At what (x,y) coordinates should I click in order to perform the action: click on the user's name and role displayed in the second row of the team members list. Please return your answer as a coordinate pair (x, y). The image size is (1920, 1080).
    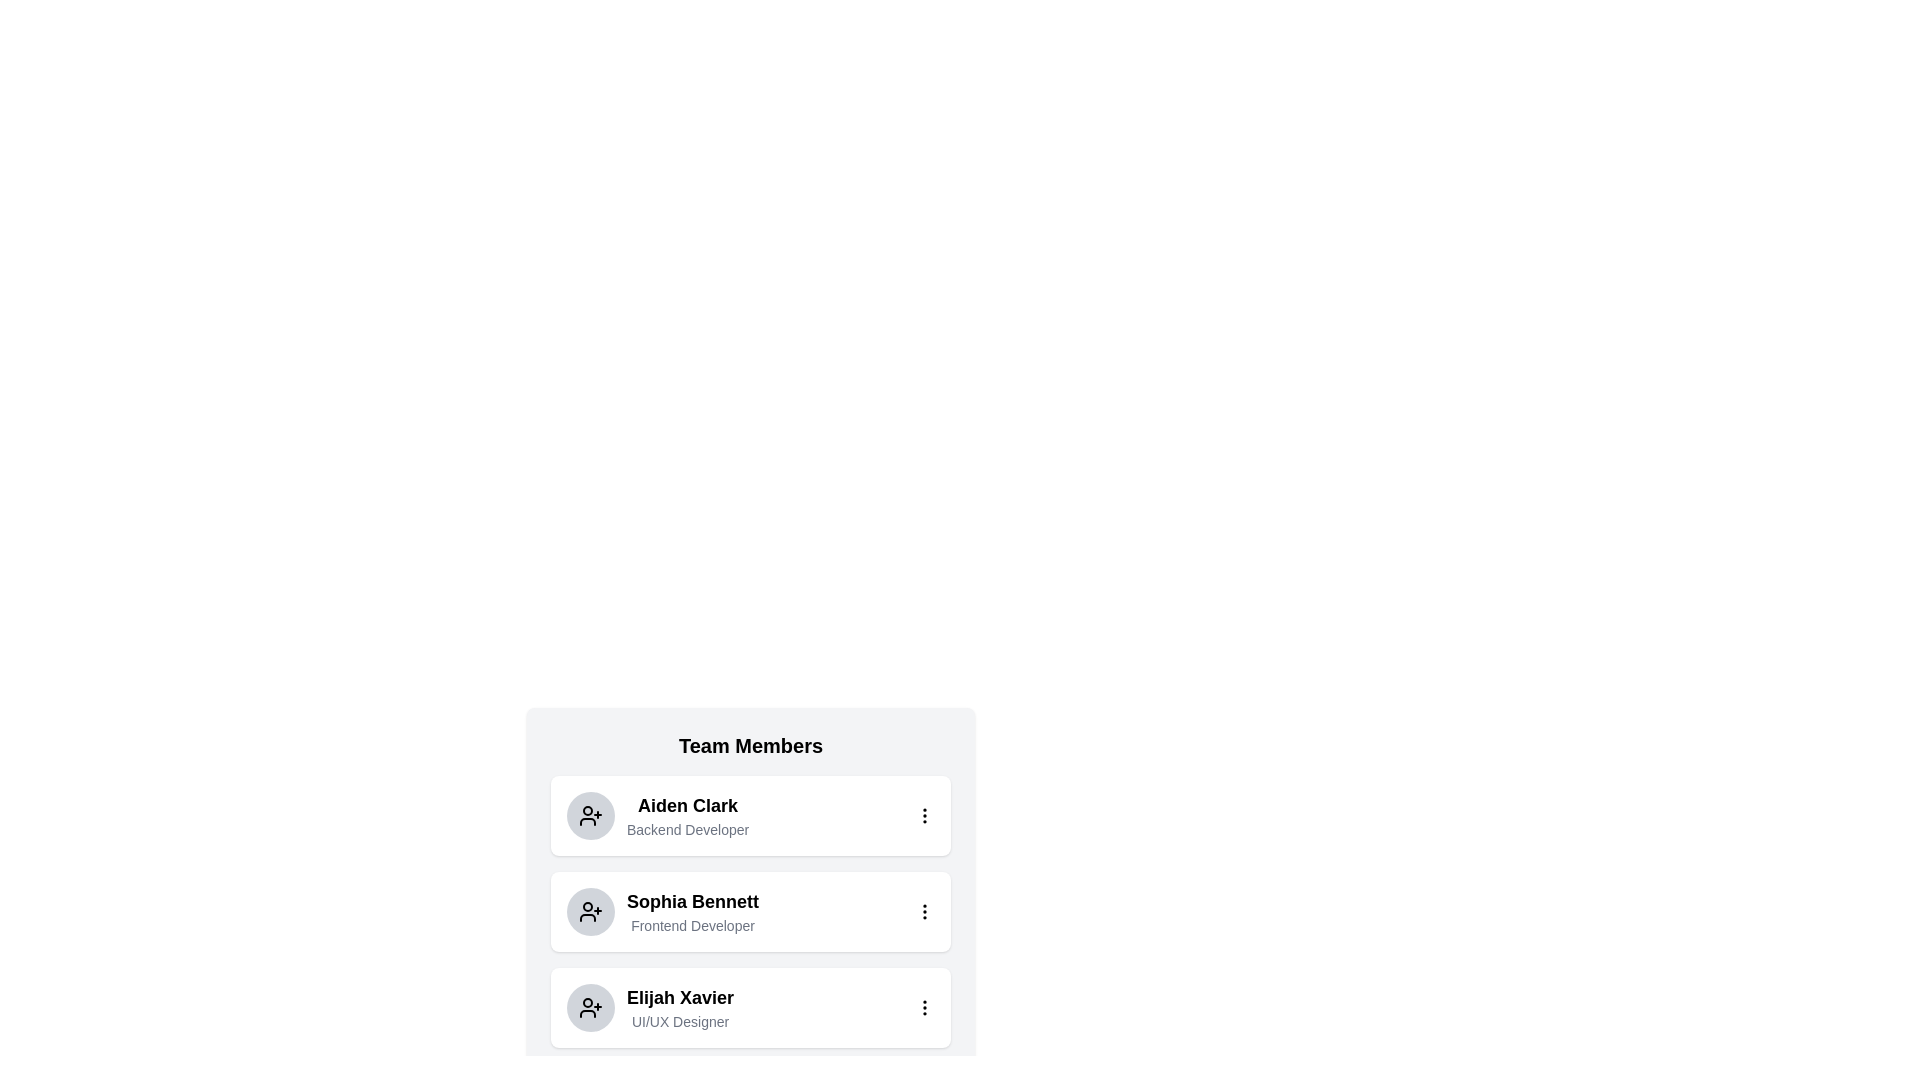
    Looking at the image, I should click on (662, 911).